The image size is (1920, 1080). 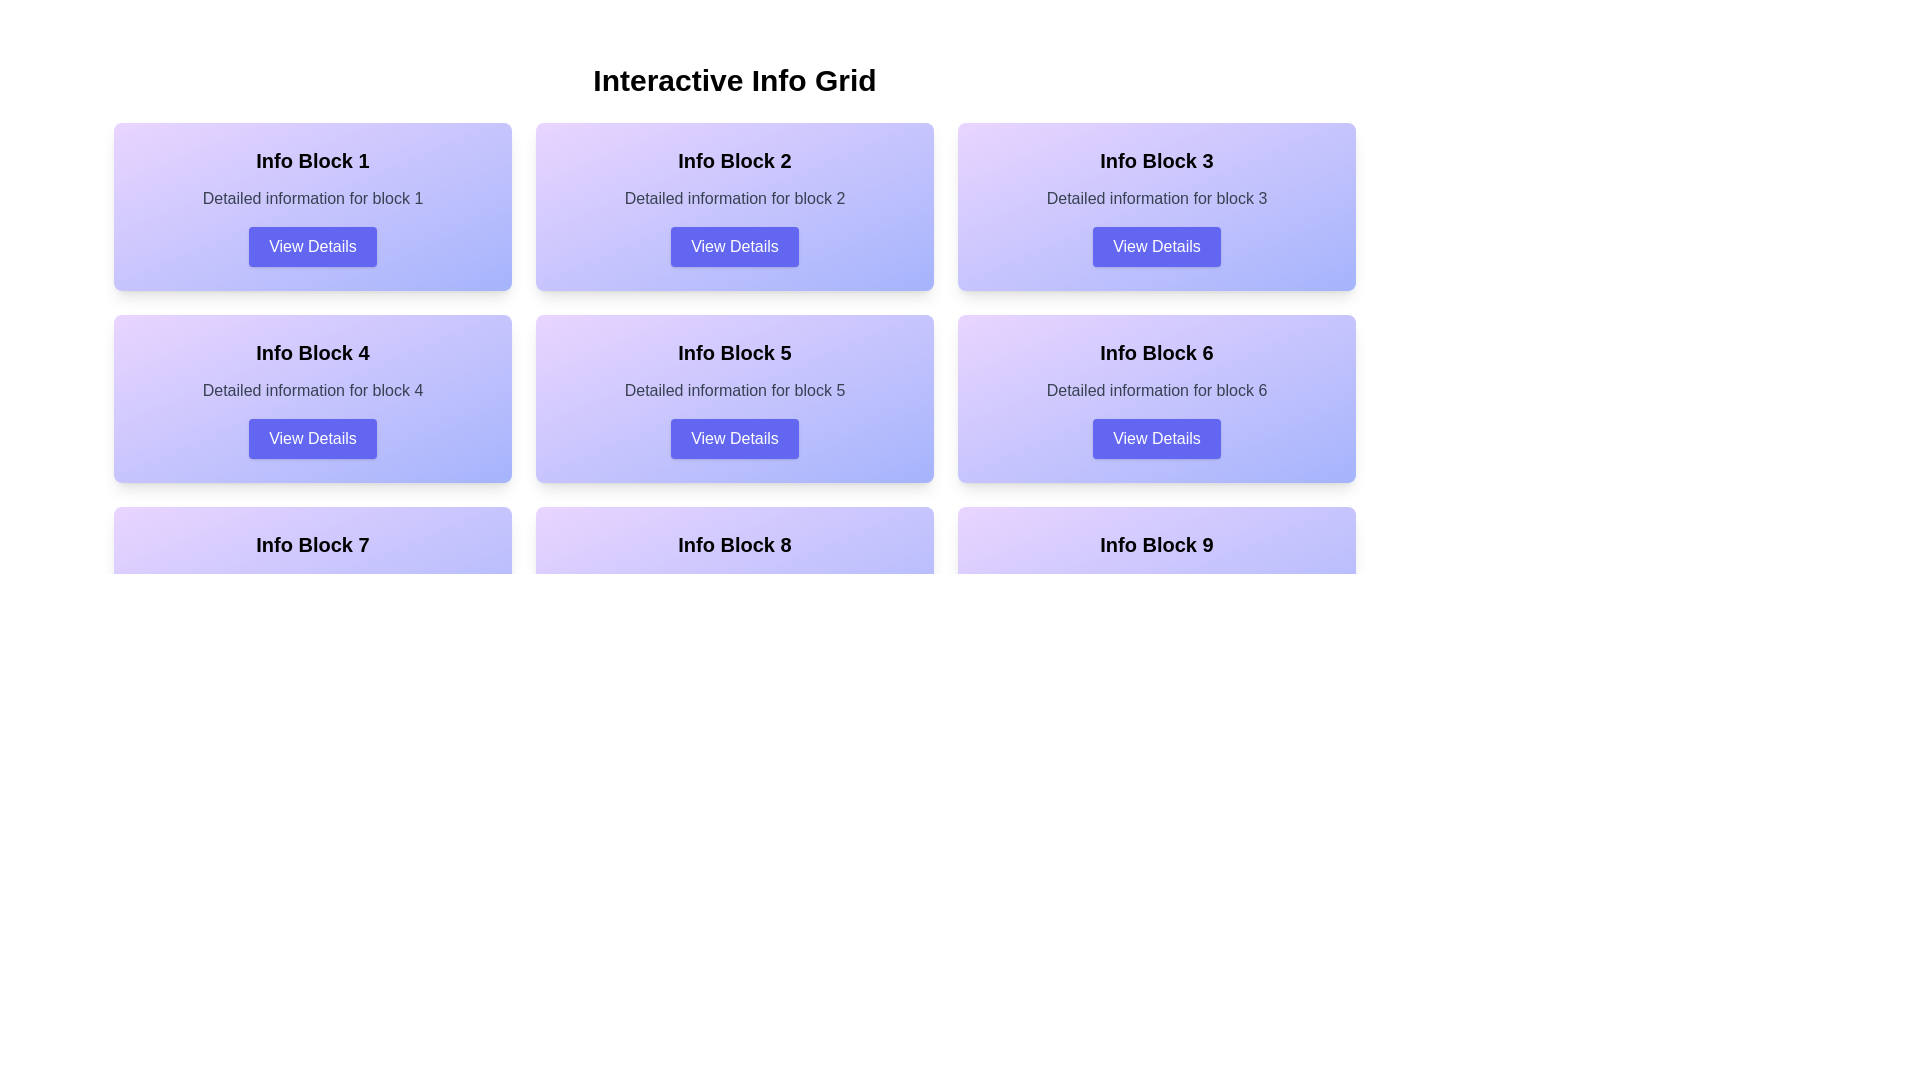 What do you see at coordinates (1156, 438) in the screenshot?
I see `the button located at the bottom center of the 'Info Block 6' section` at bounding box center [1156, 438].